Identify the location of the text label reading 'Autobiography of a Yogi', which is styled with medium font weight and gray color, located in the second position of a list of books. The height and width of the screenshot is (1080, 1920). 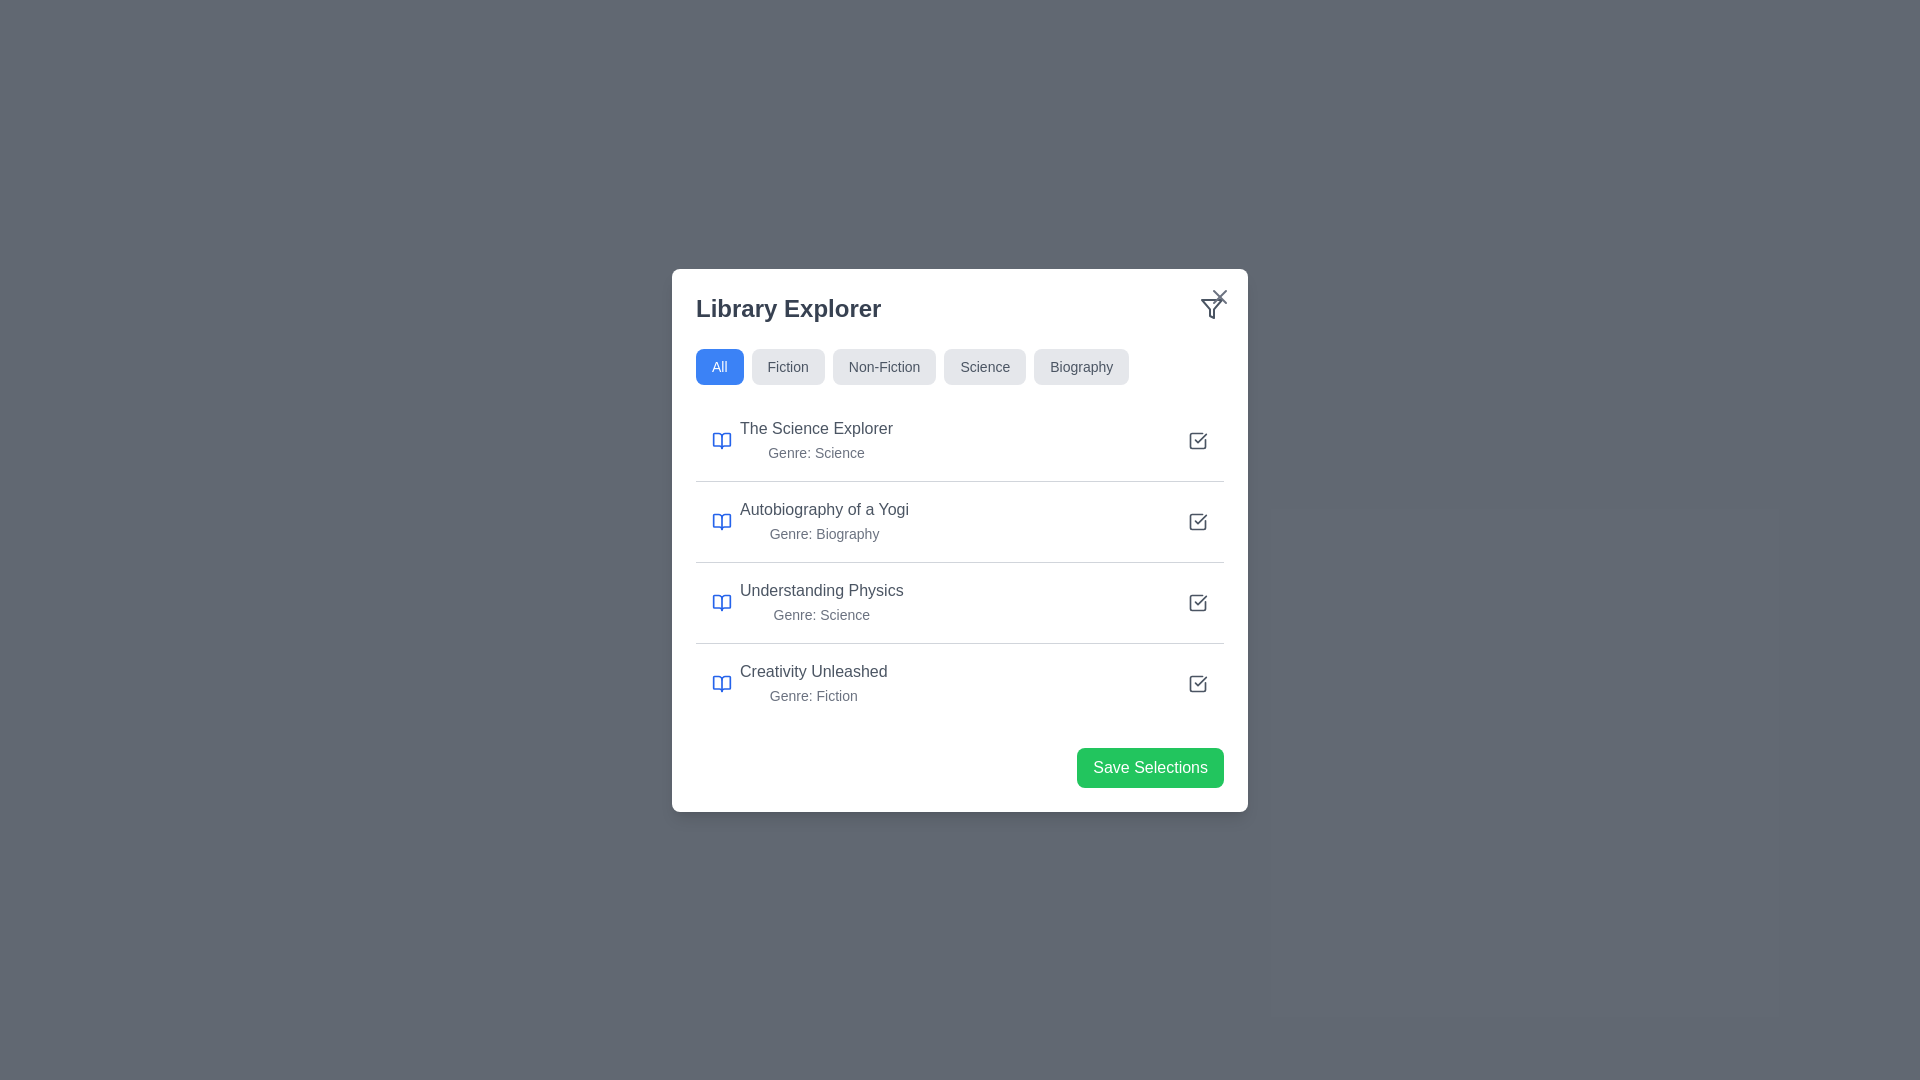
(824, 508).